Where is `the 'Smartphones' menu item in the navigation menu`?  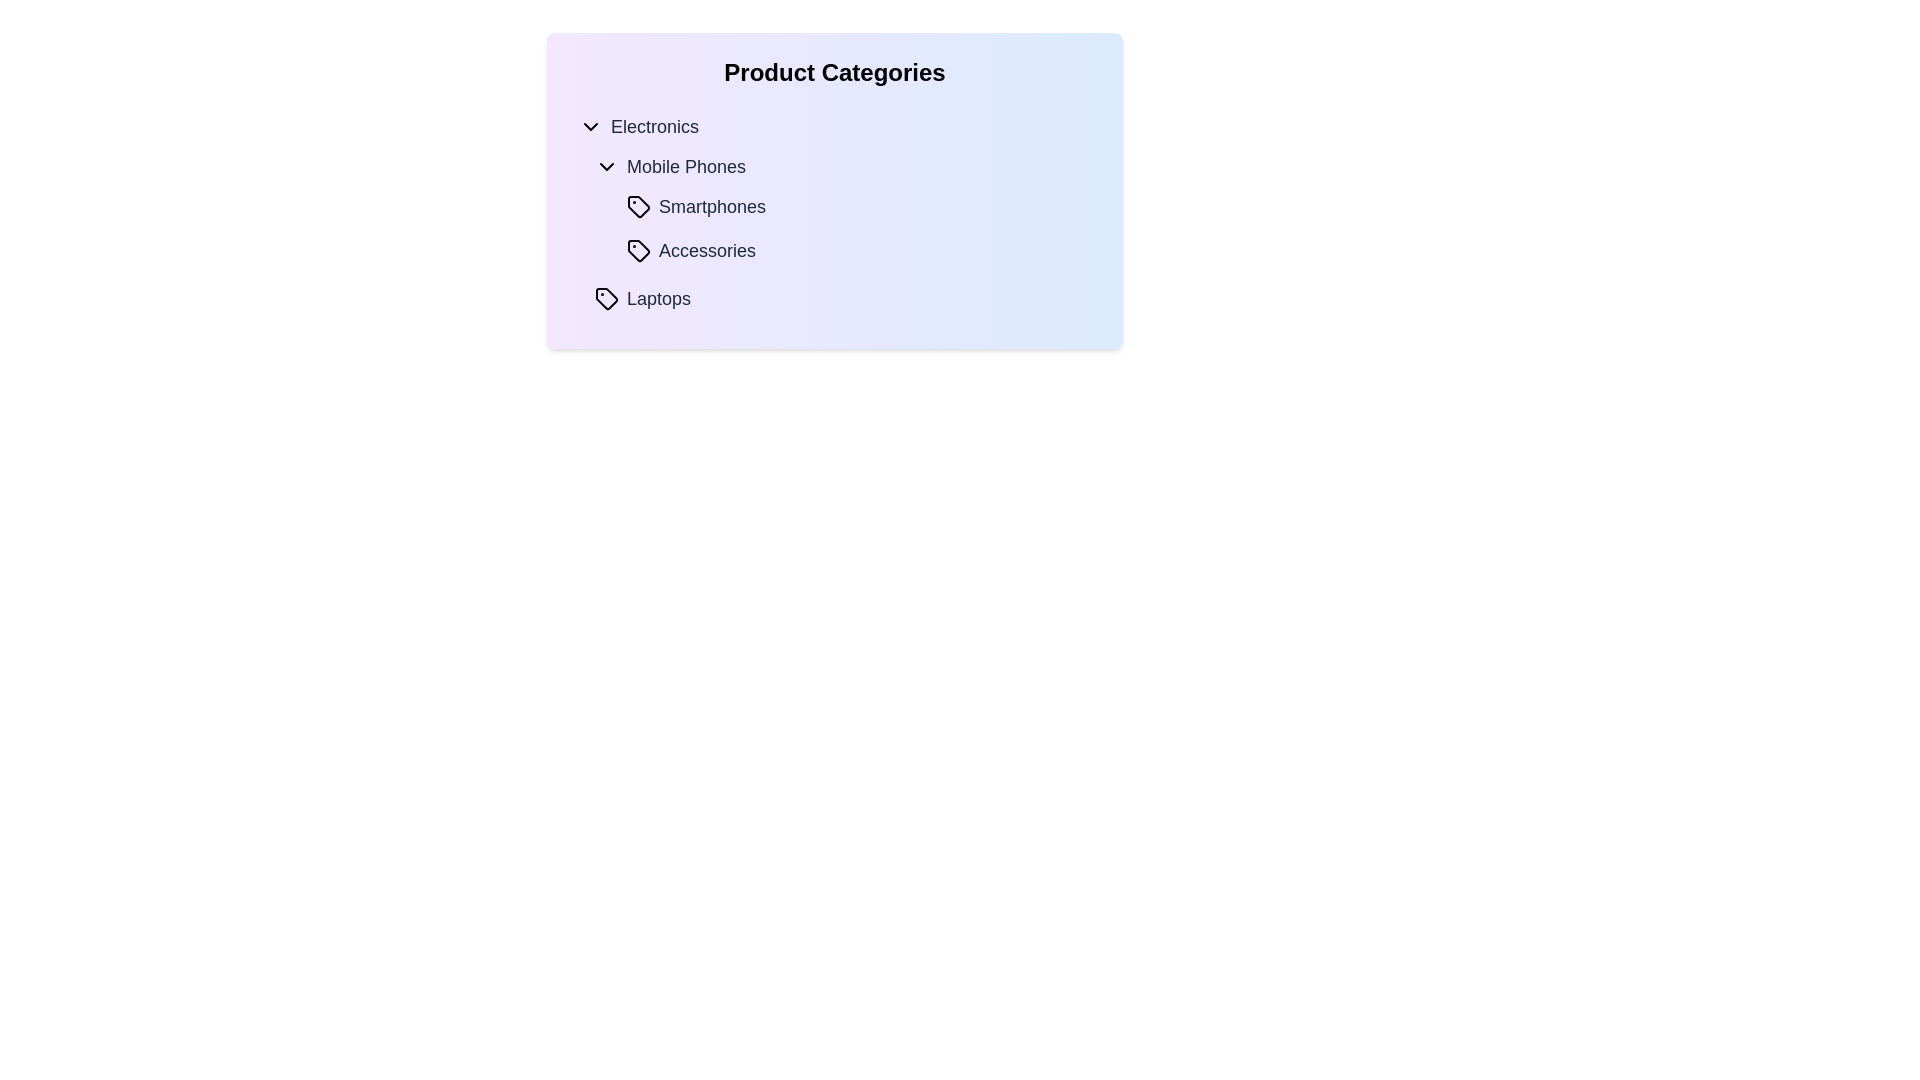
the 'Smartphones' menu item in the navigation menu is located at coordinates (859, 207).